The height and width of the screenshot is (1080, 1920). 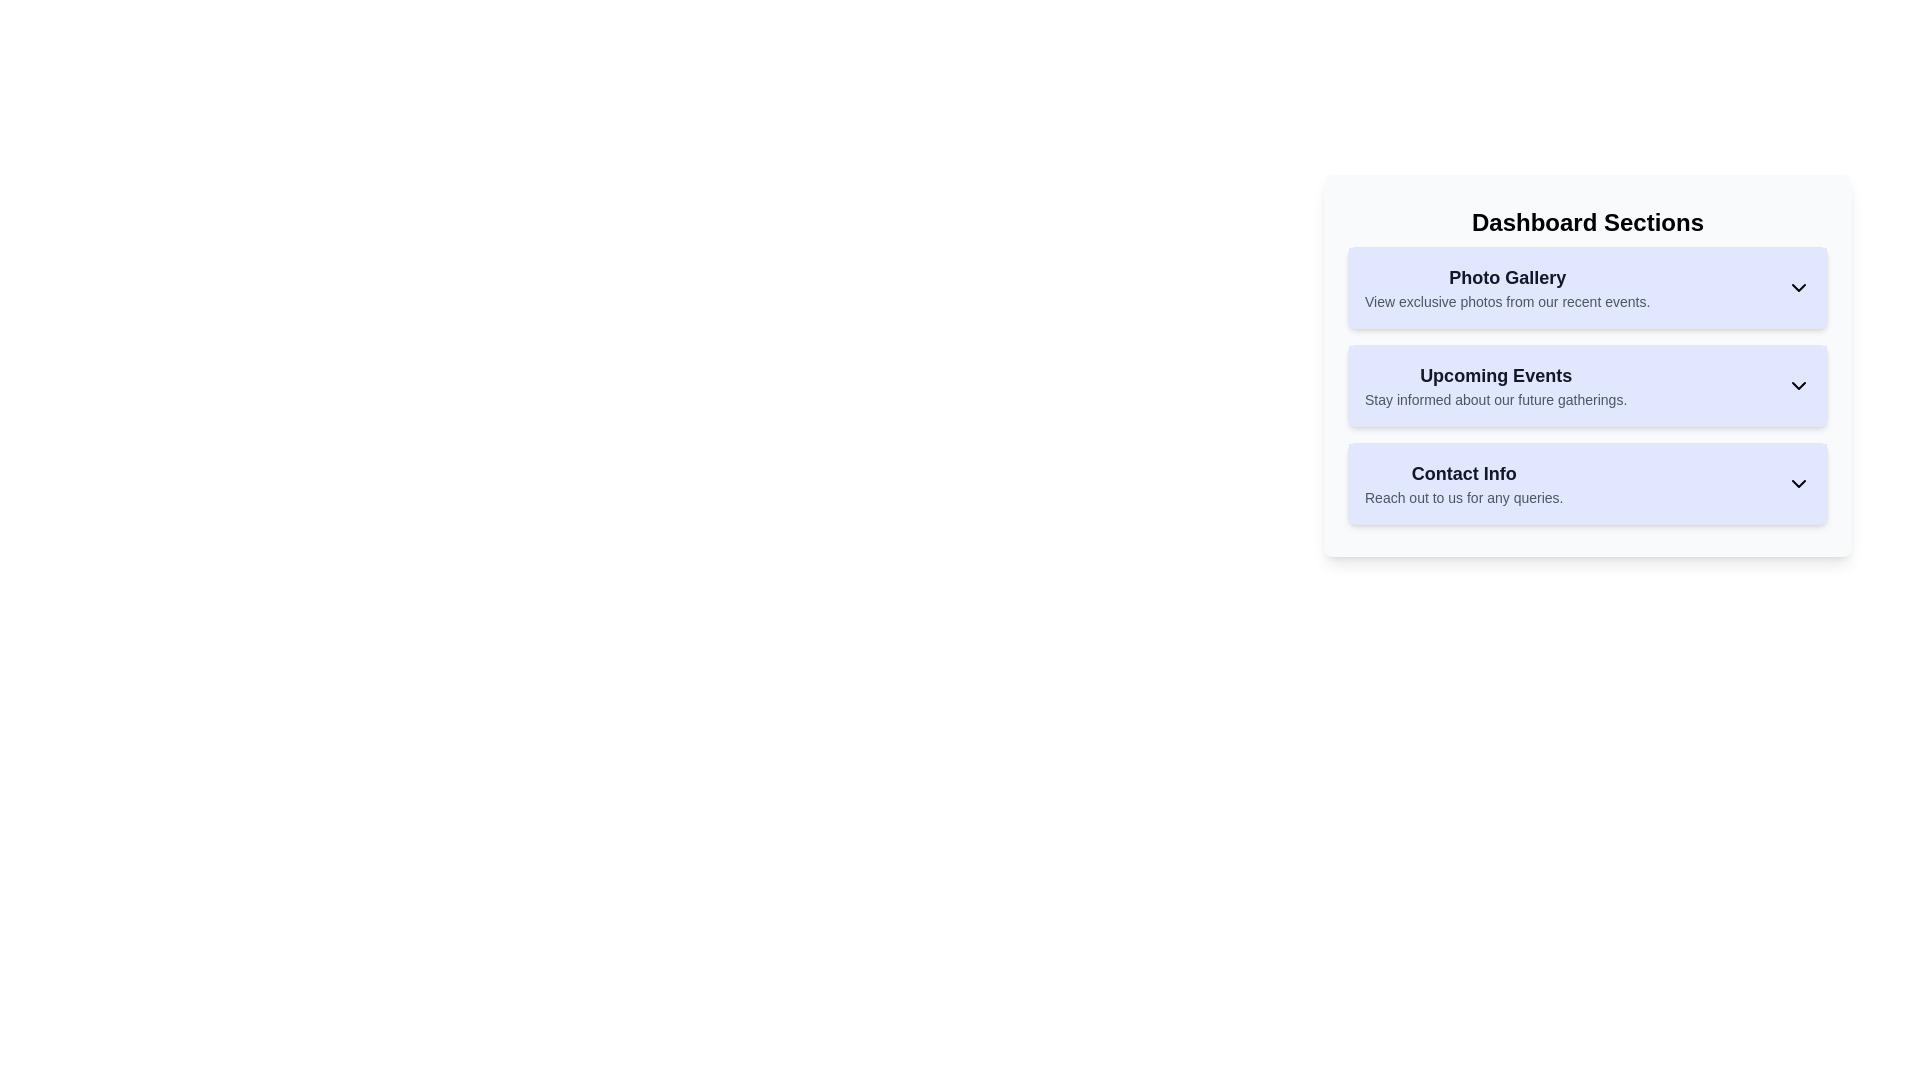 What do you see at coordinates (1464, 496) in the screenshot?
I see `the static text display that reads 'Reach out to us for any queries.' which is located under the heading 'Contact Info' in the third card of the 'Dashboard Sections'` at bounding box center [1464, 496].